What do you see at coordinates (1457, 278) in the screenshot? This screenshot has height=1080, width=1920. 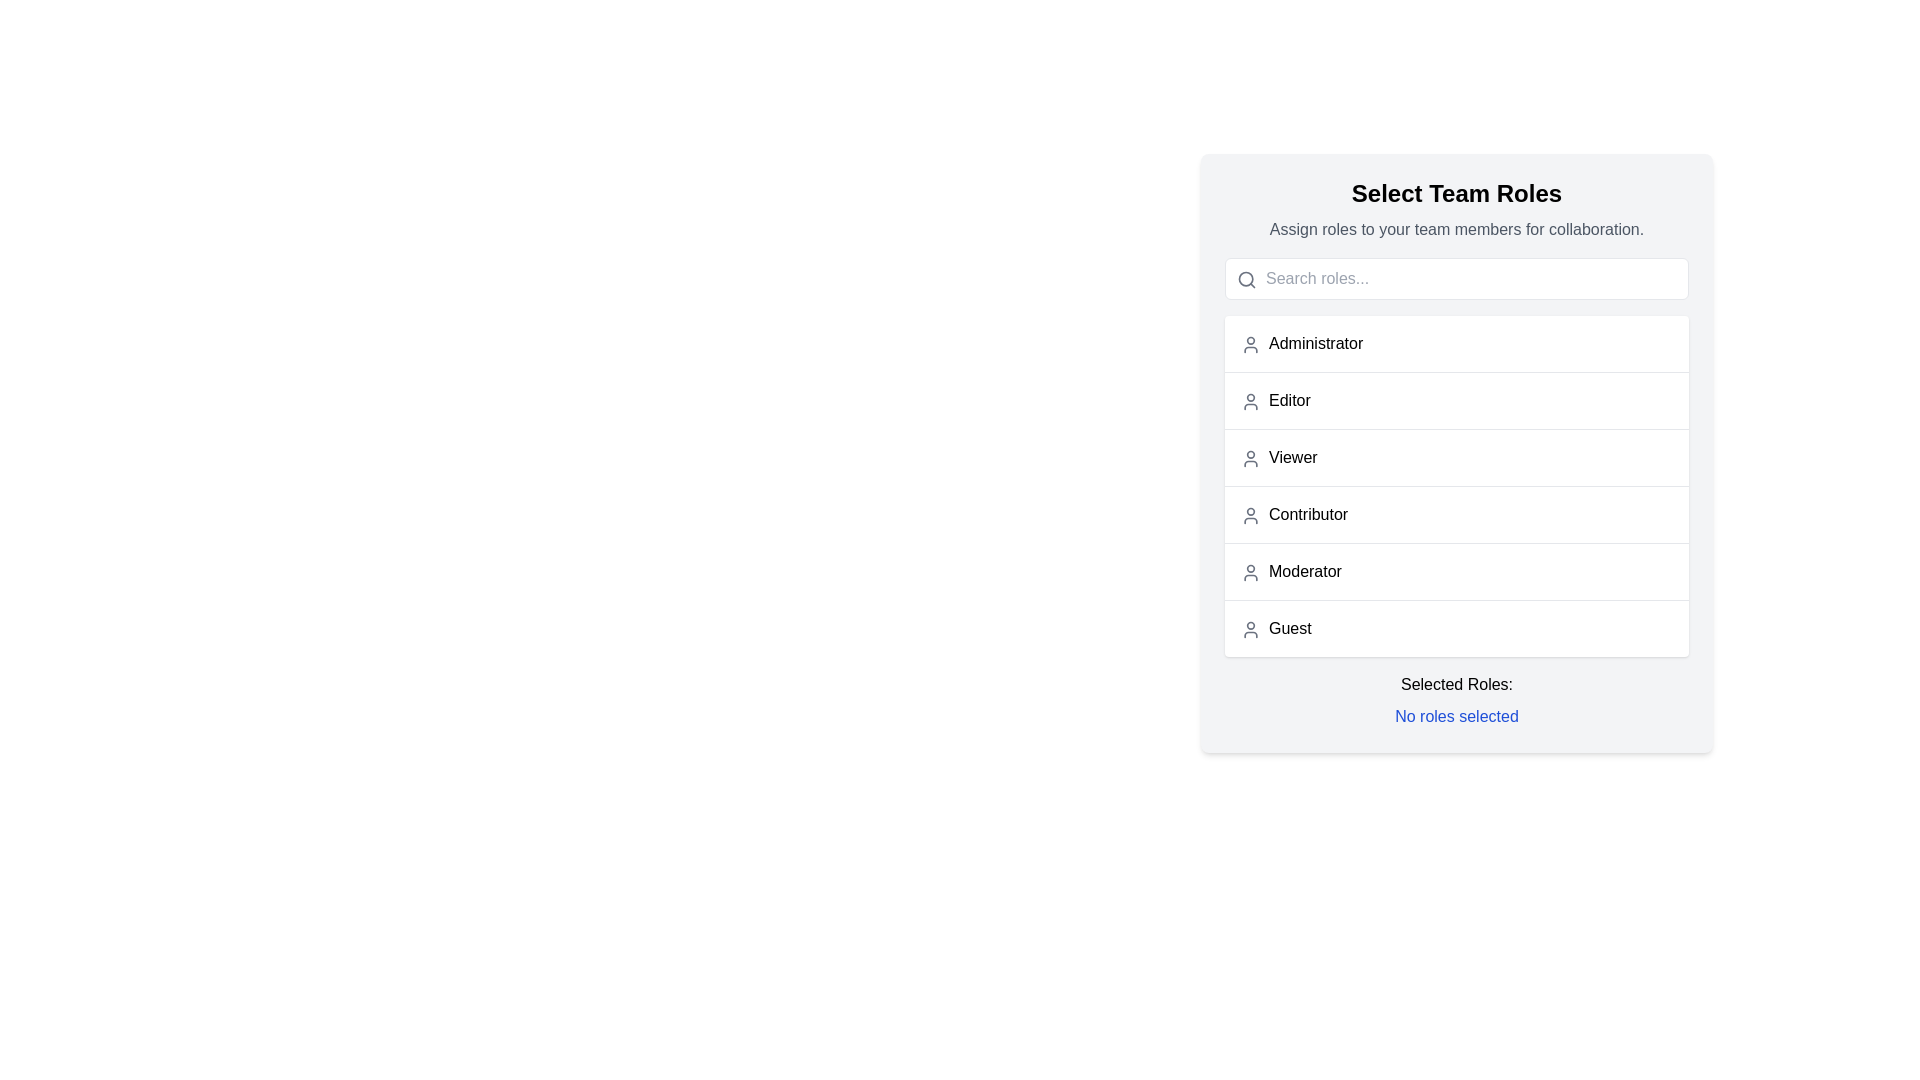 I see `the search input field with placeholder 'Search roles...' located in the 'Select Team Roles' panel to focus it` at bounding box center [1457, 278].